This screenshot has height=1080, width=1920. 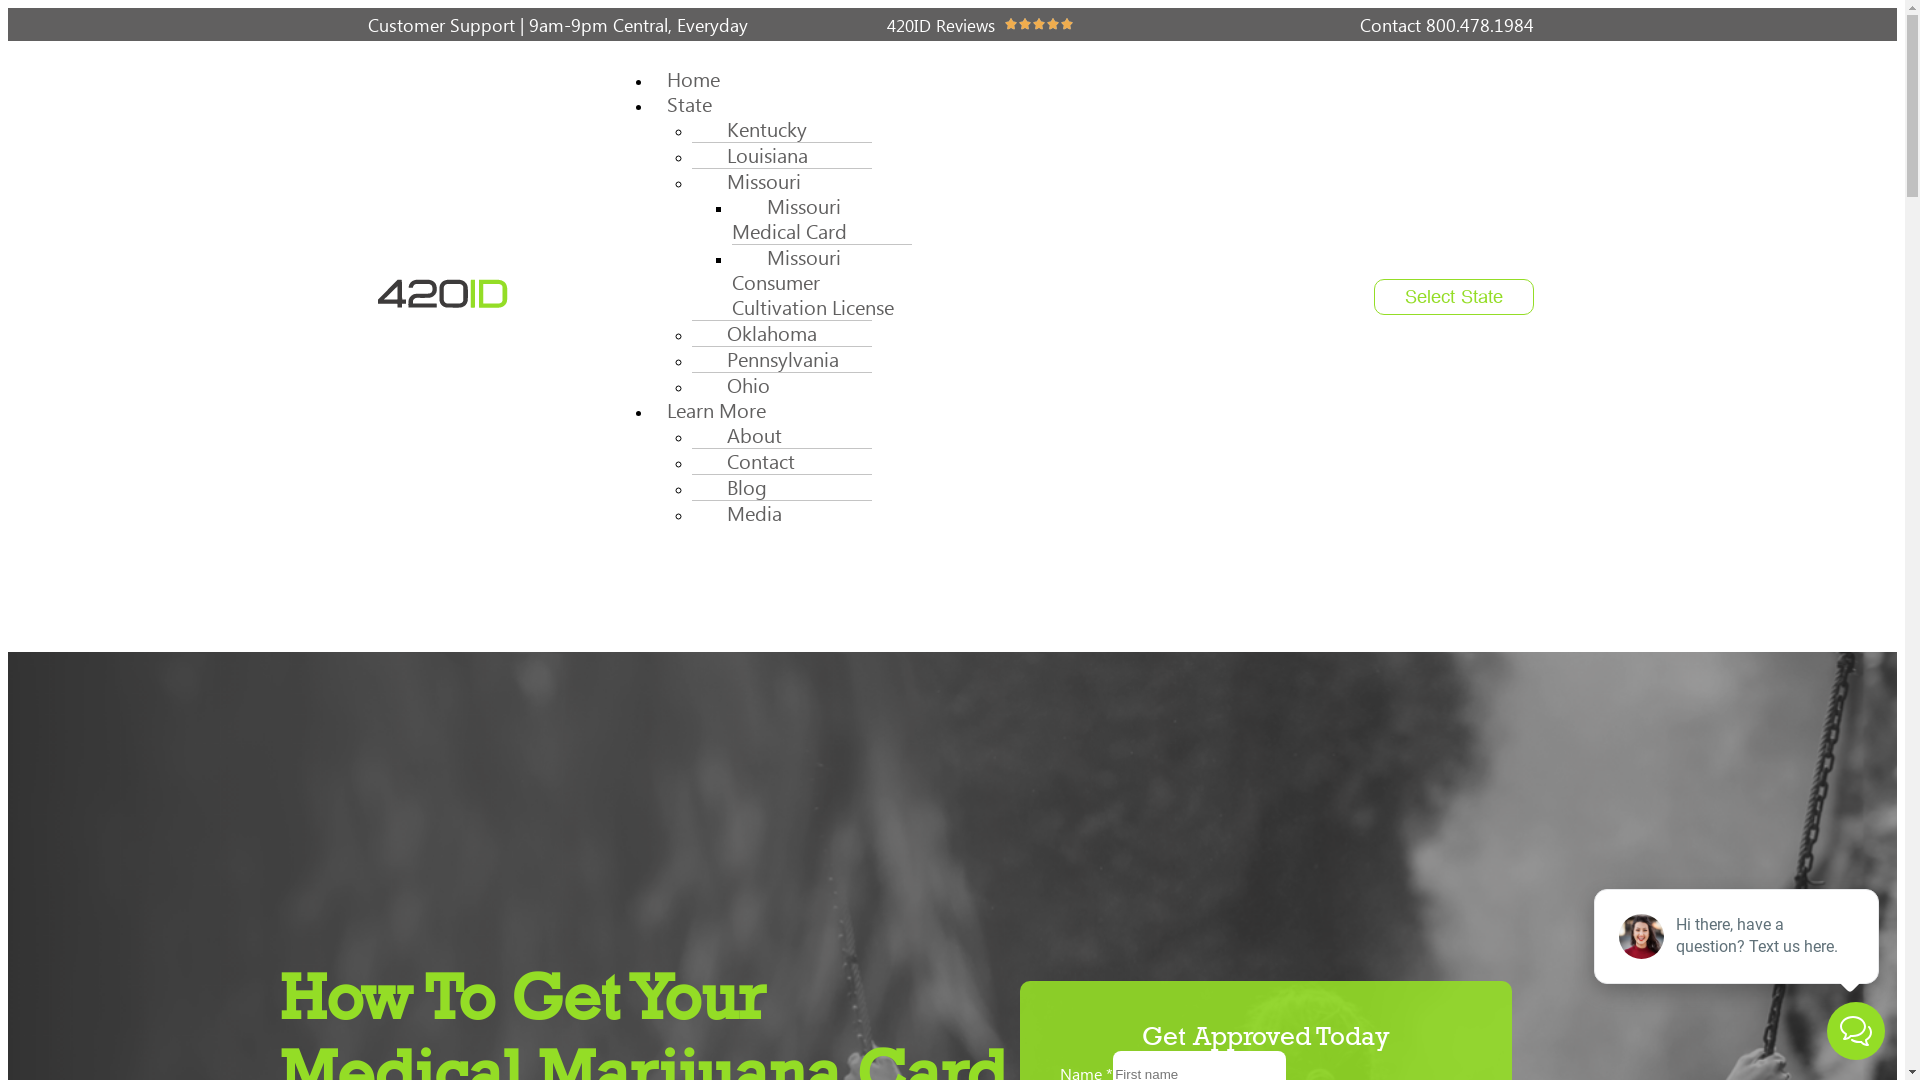 What do you see at coordinates (716, 409) in the screenshot?
I see `'Learn More'` at bounding box center [716, 409].